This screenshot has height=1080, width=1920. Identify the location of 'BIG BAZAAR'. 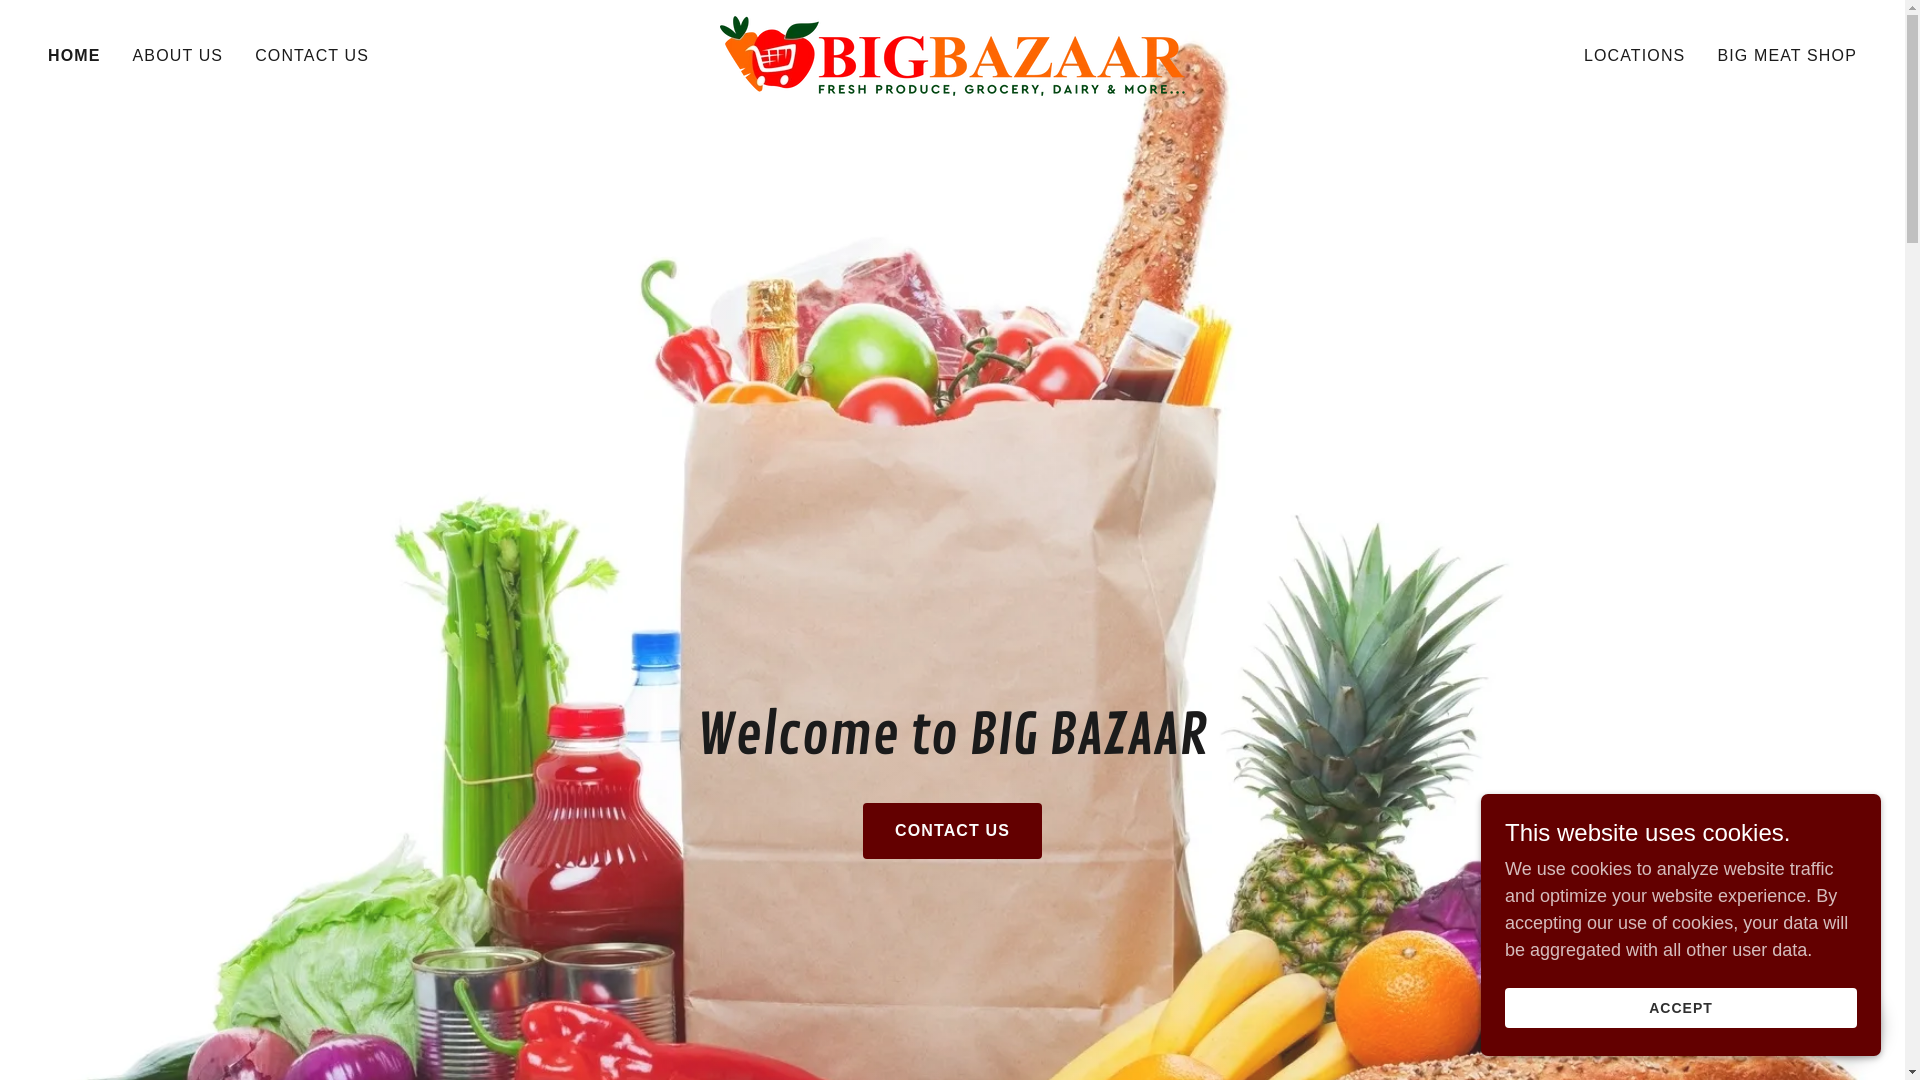
(951, 53).